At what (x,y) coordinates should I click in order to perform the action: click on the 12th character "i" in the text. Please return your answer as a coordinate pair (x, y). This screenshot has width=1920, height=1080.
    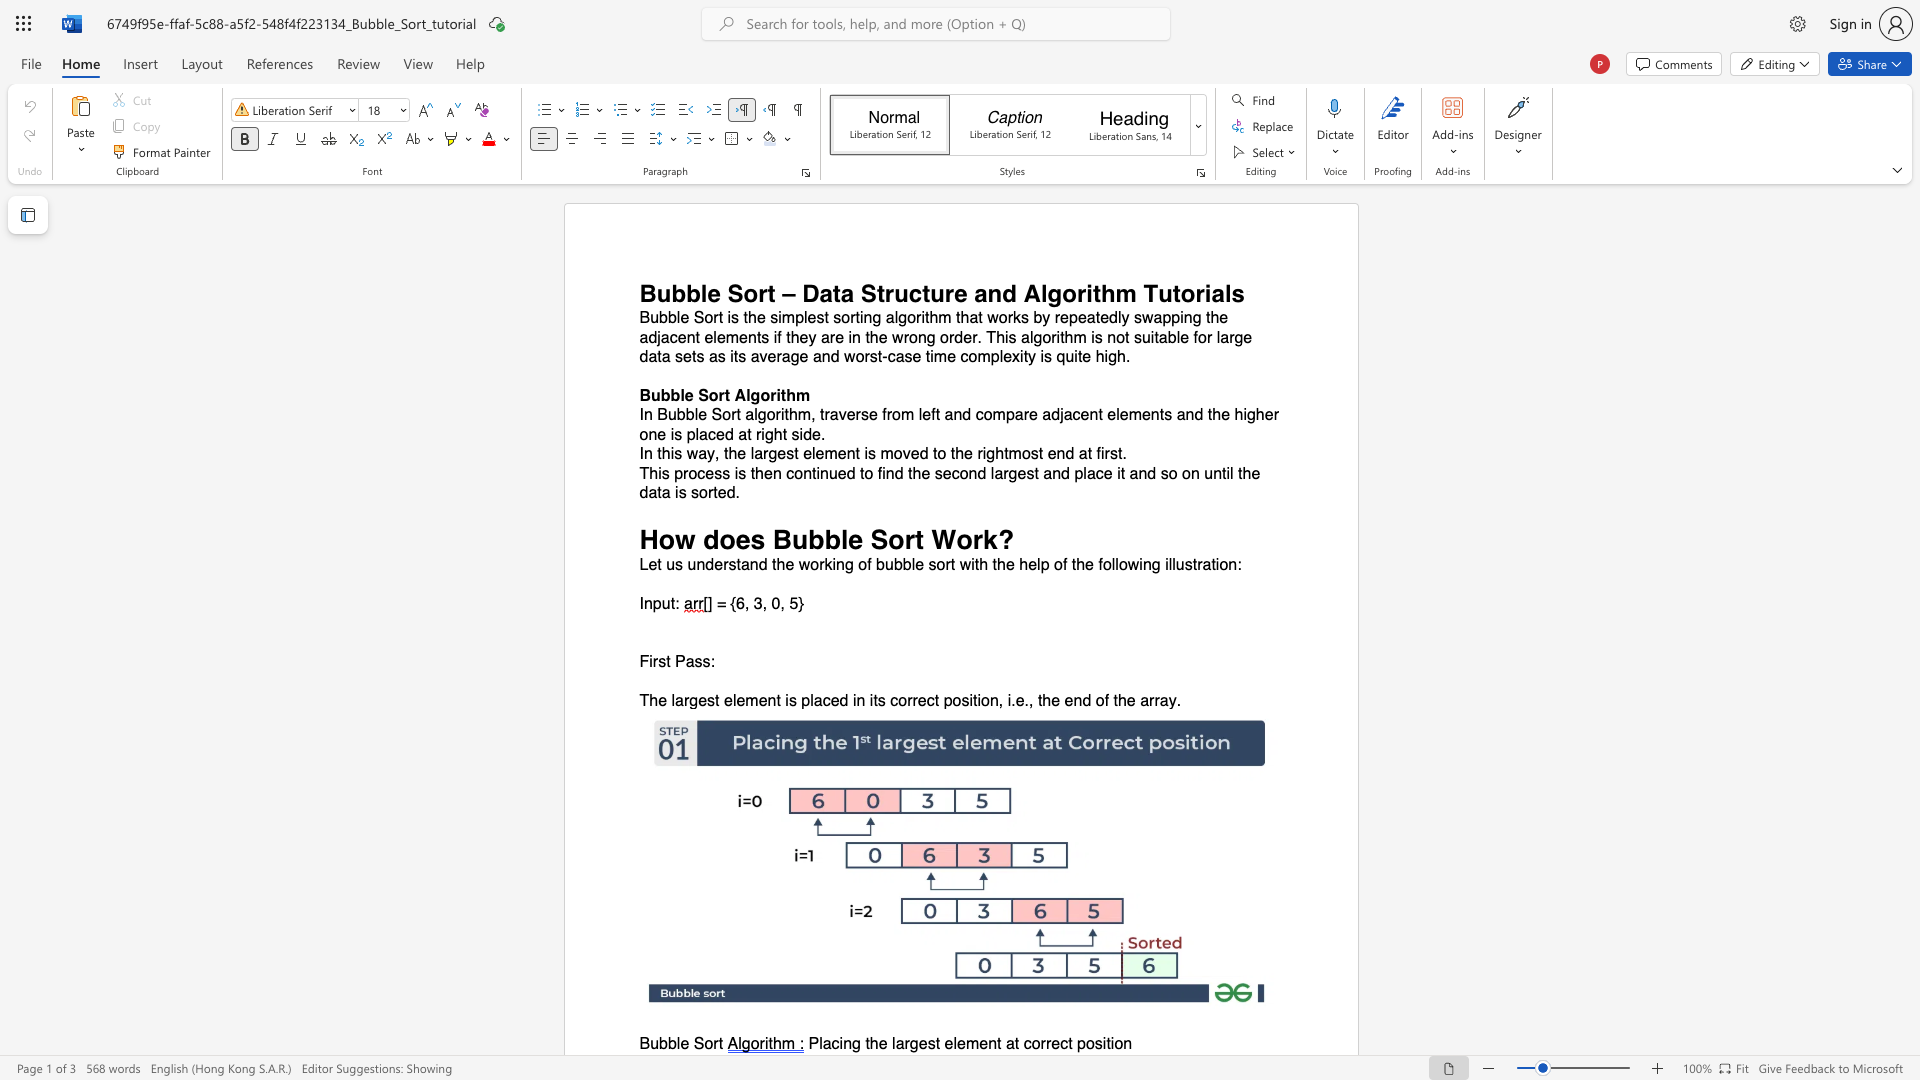
    Looking at the image, I should click on (730, 356).